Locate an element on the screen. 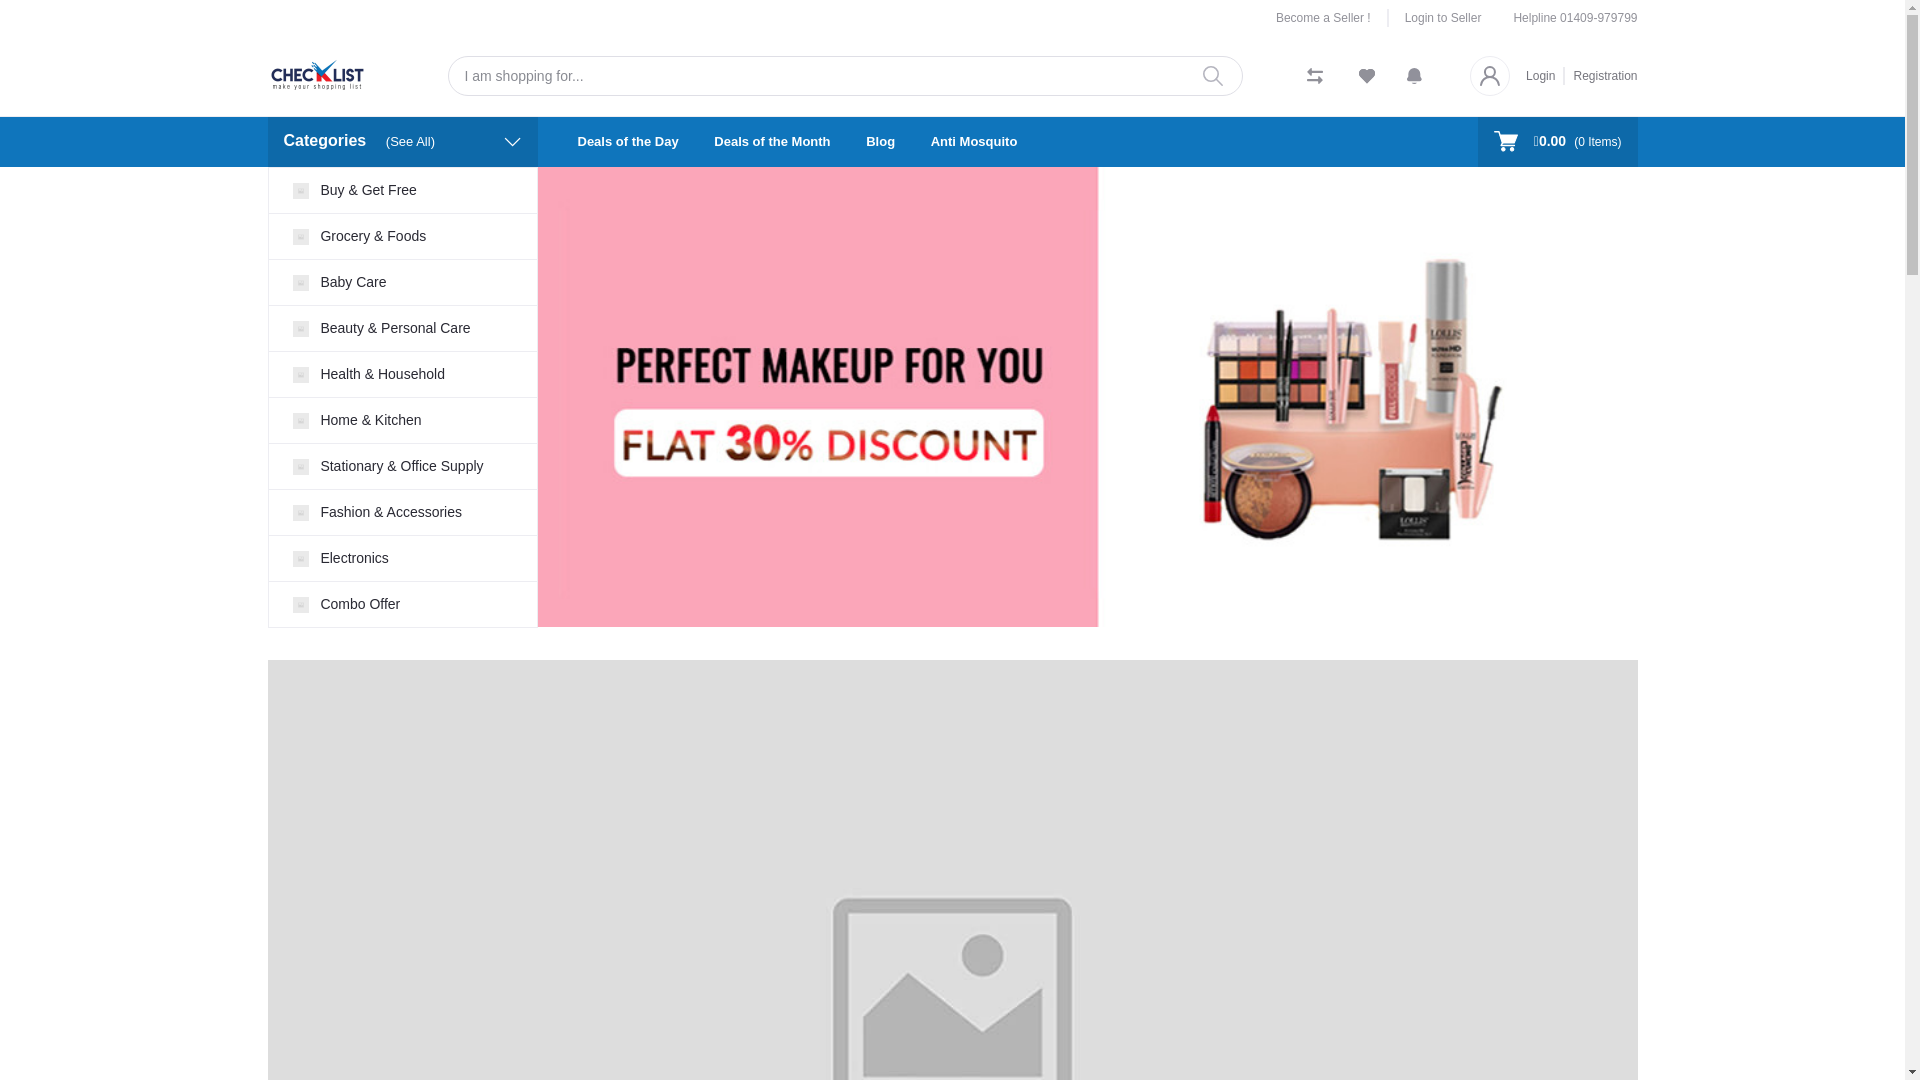 The width and height of the screenshot is (1920, 1080). 'Combo Offer' is located at coordinates (401, 603).